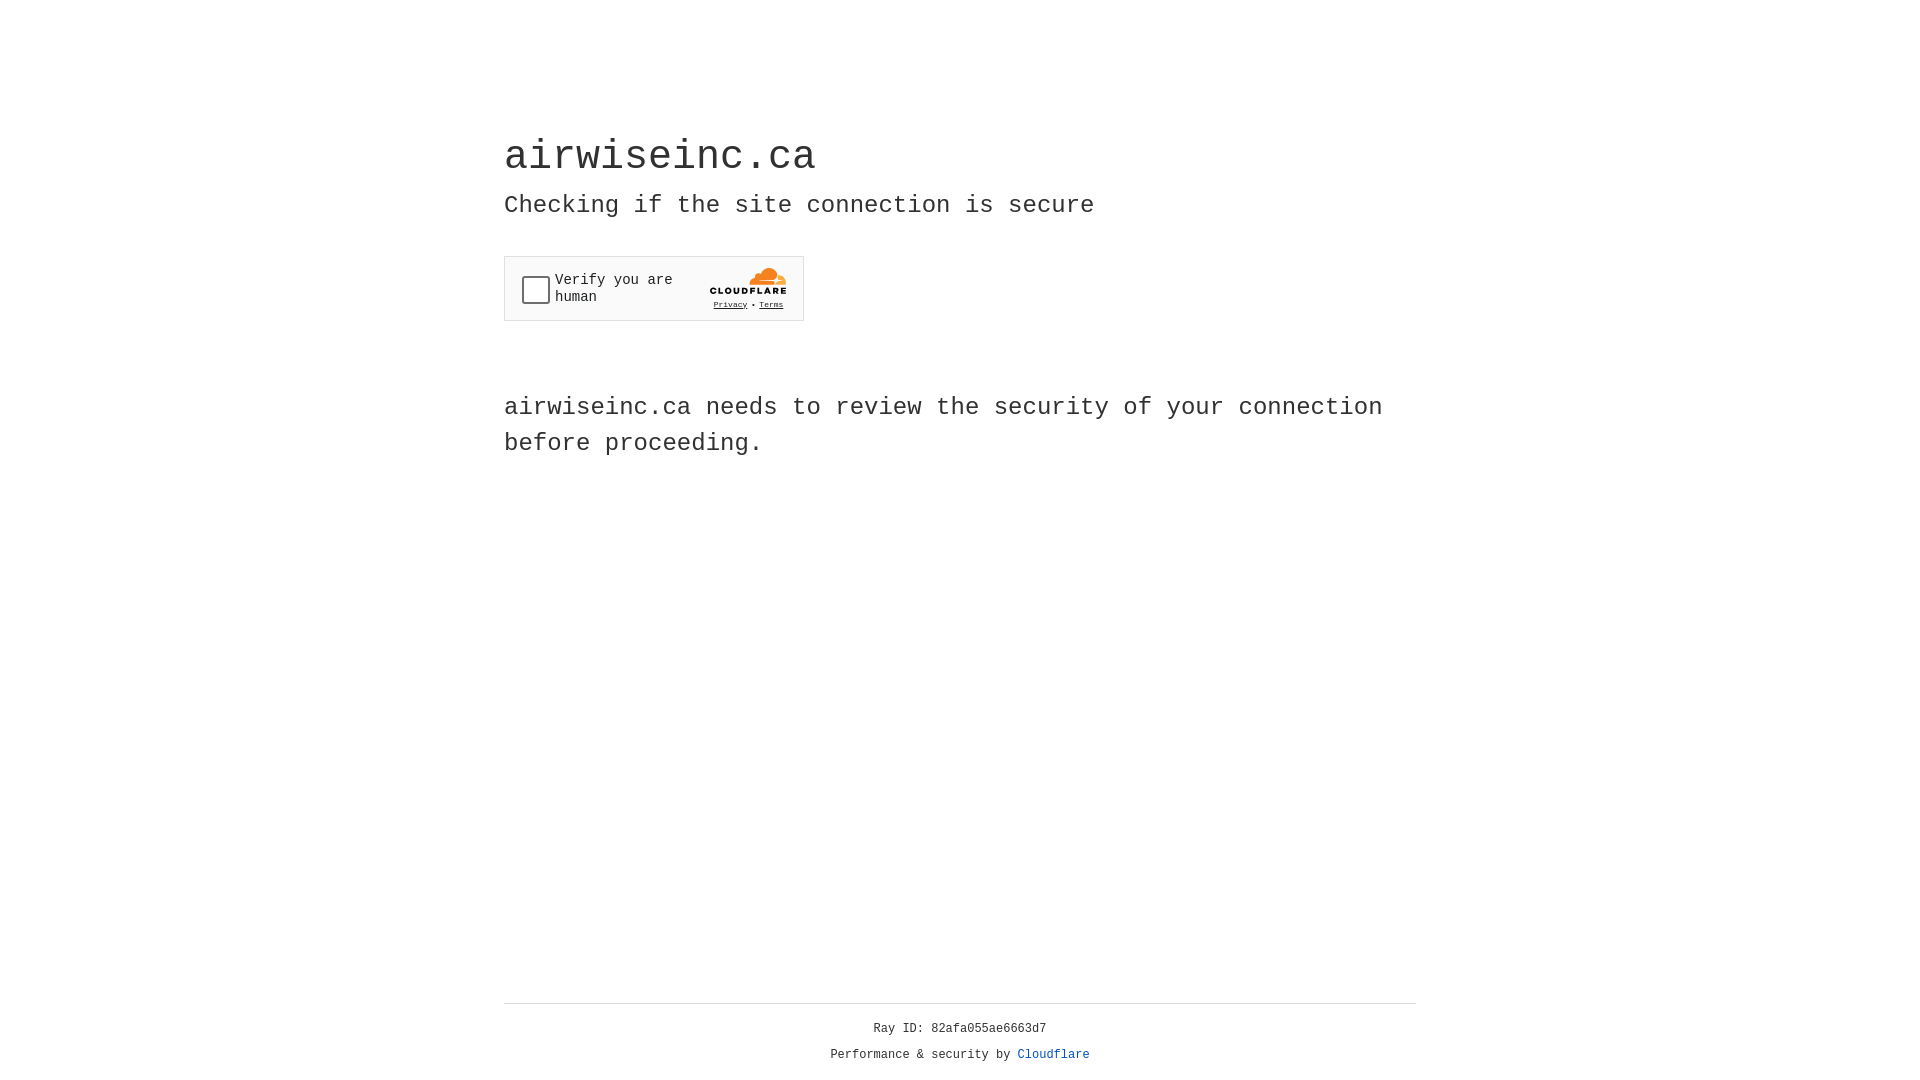 The width and height of the screenshot is (1920, 1080). I want to click on 'Cloudflare', so click(1053, 1054).